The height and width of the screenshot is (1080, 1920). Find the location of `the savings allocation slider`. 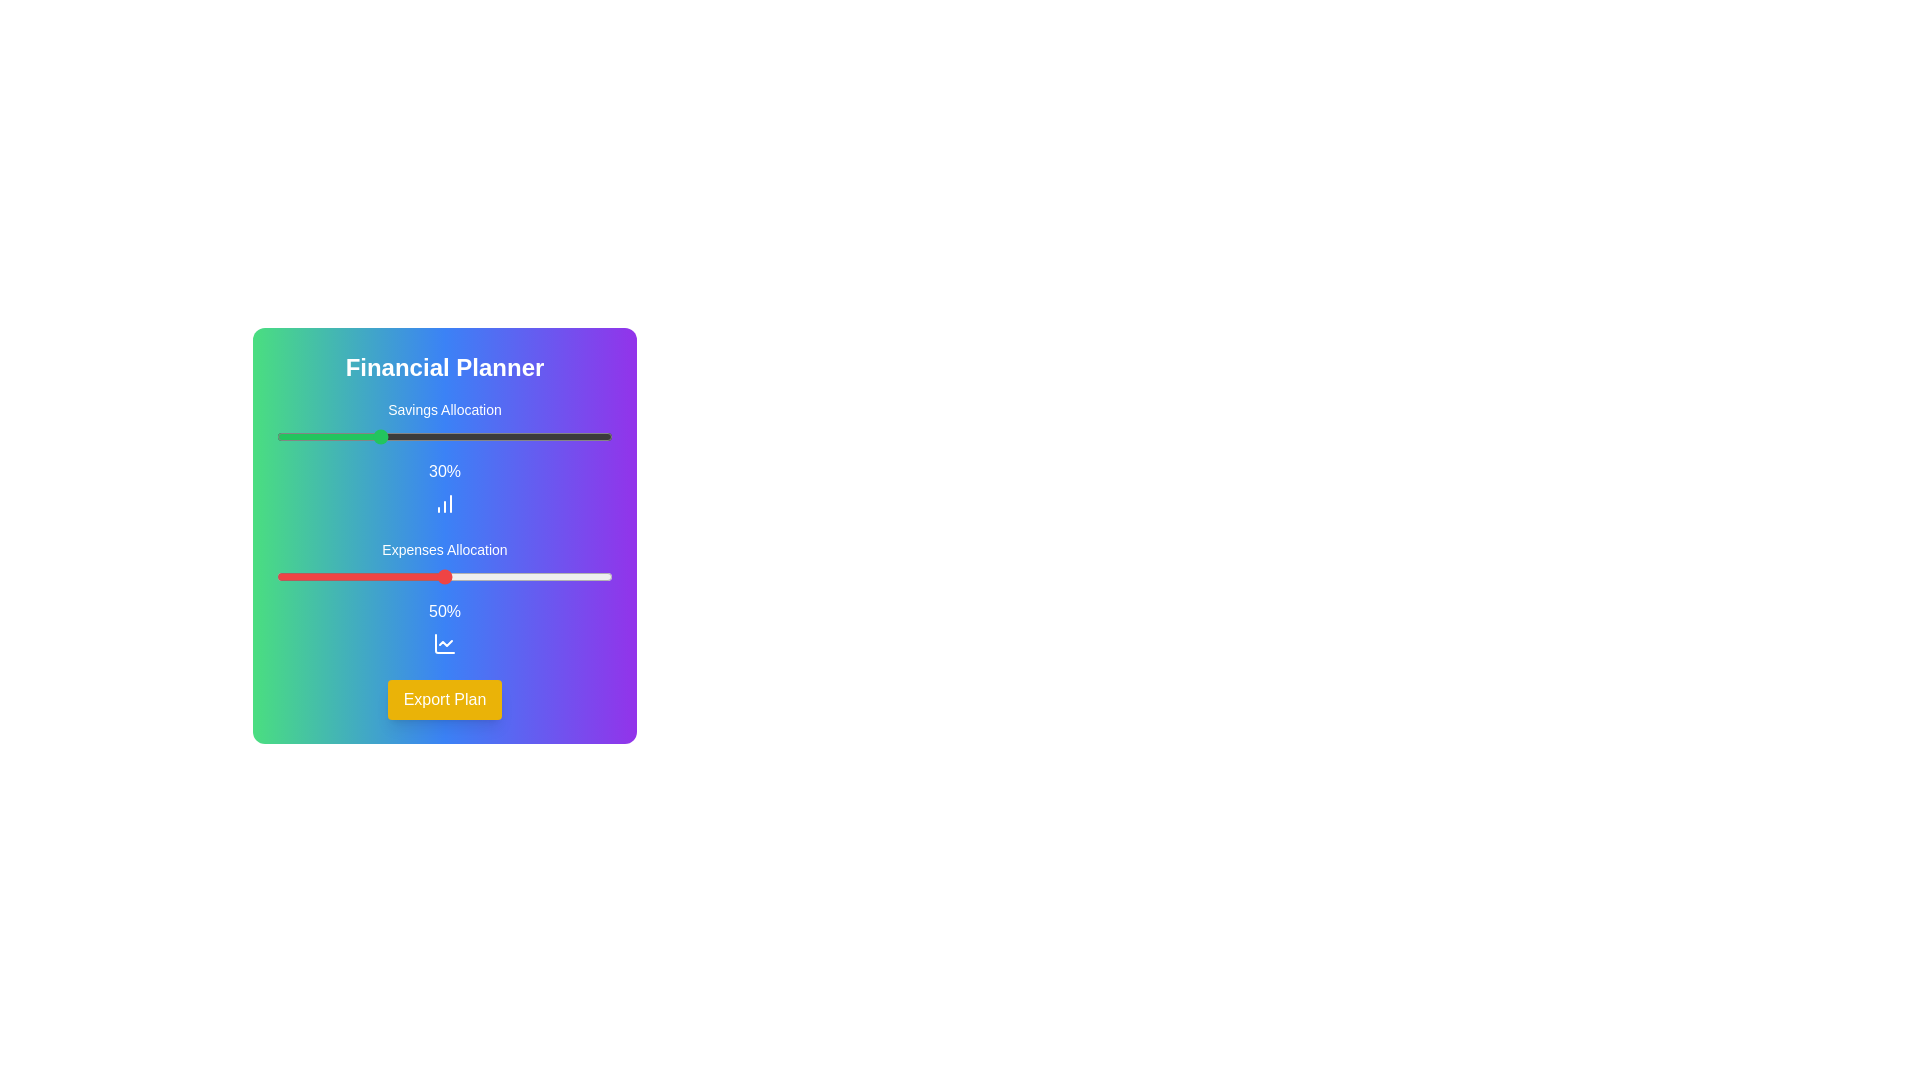

the savings allocation slider is located at coordinates (340, 435).